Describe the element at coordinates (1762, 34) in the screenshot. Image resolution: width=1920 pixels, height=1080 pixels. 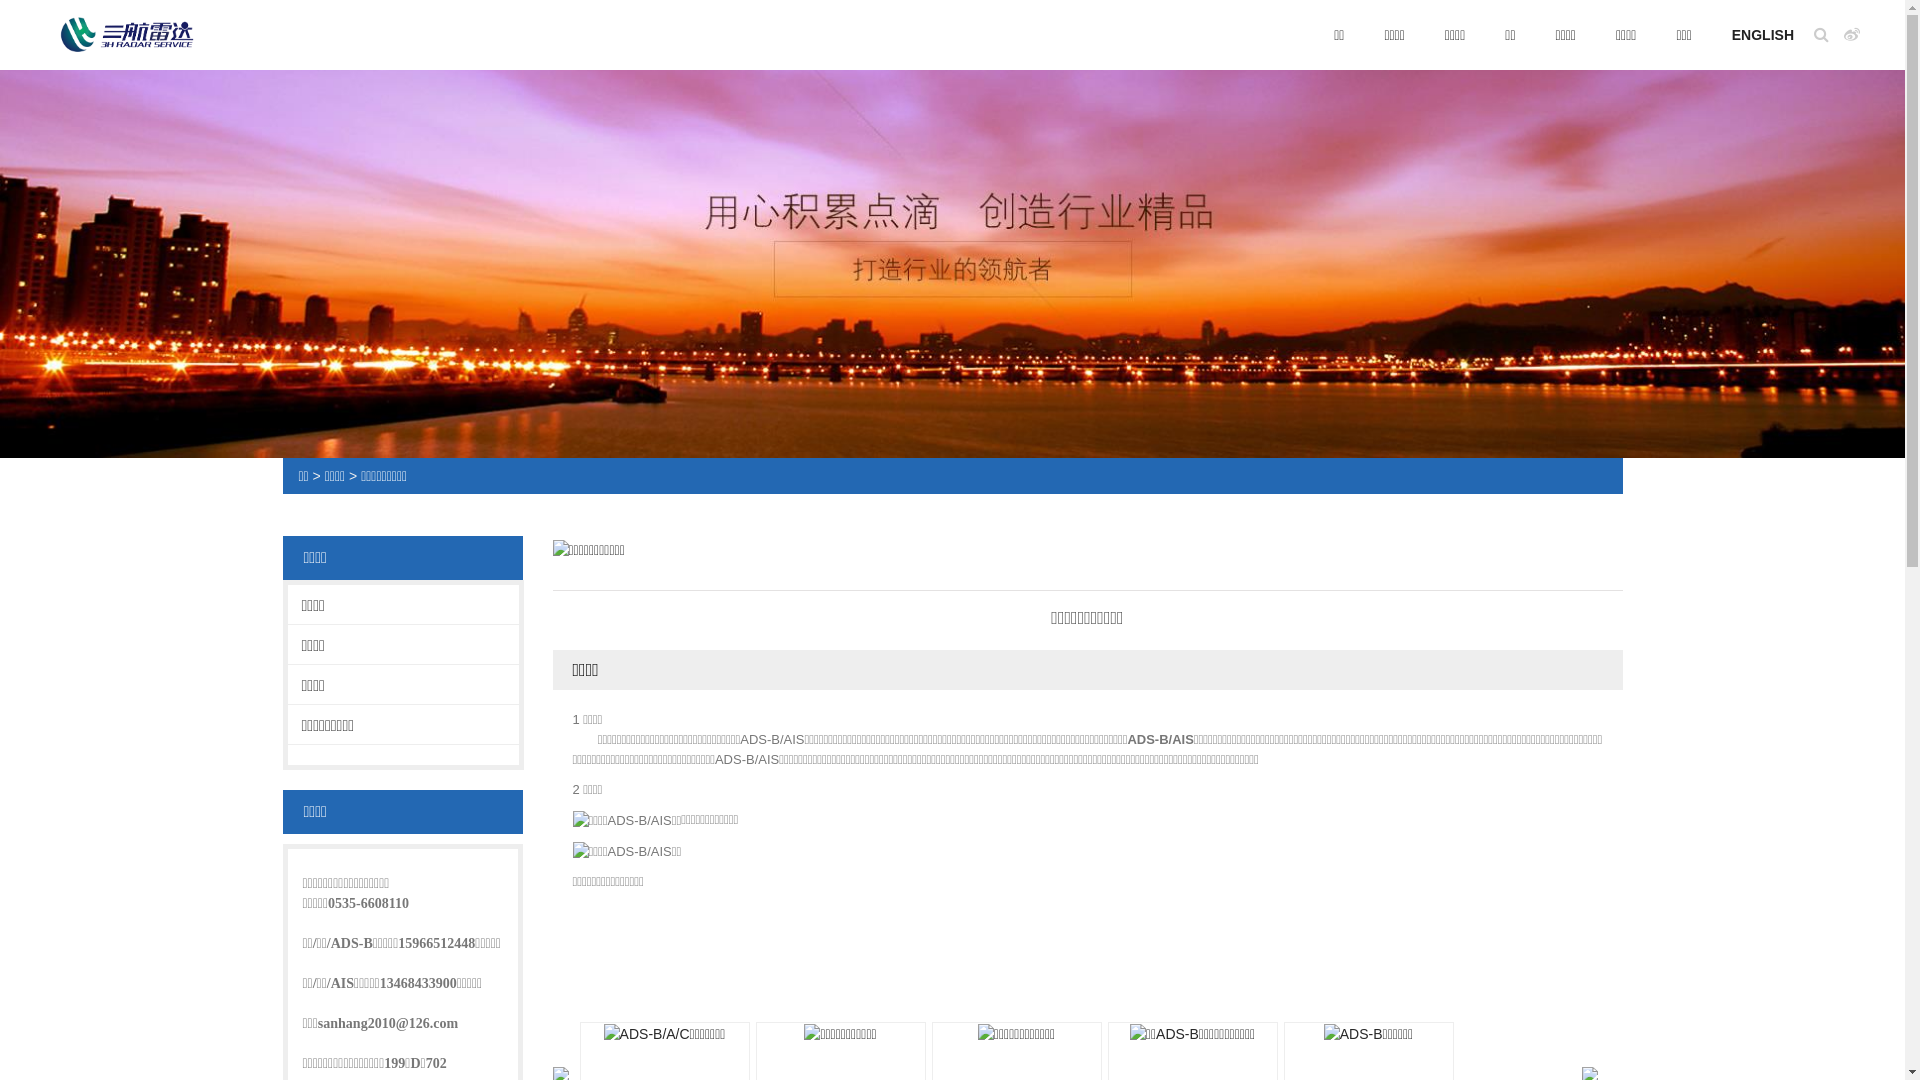
I see `'ENGLISH'` at that location.